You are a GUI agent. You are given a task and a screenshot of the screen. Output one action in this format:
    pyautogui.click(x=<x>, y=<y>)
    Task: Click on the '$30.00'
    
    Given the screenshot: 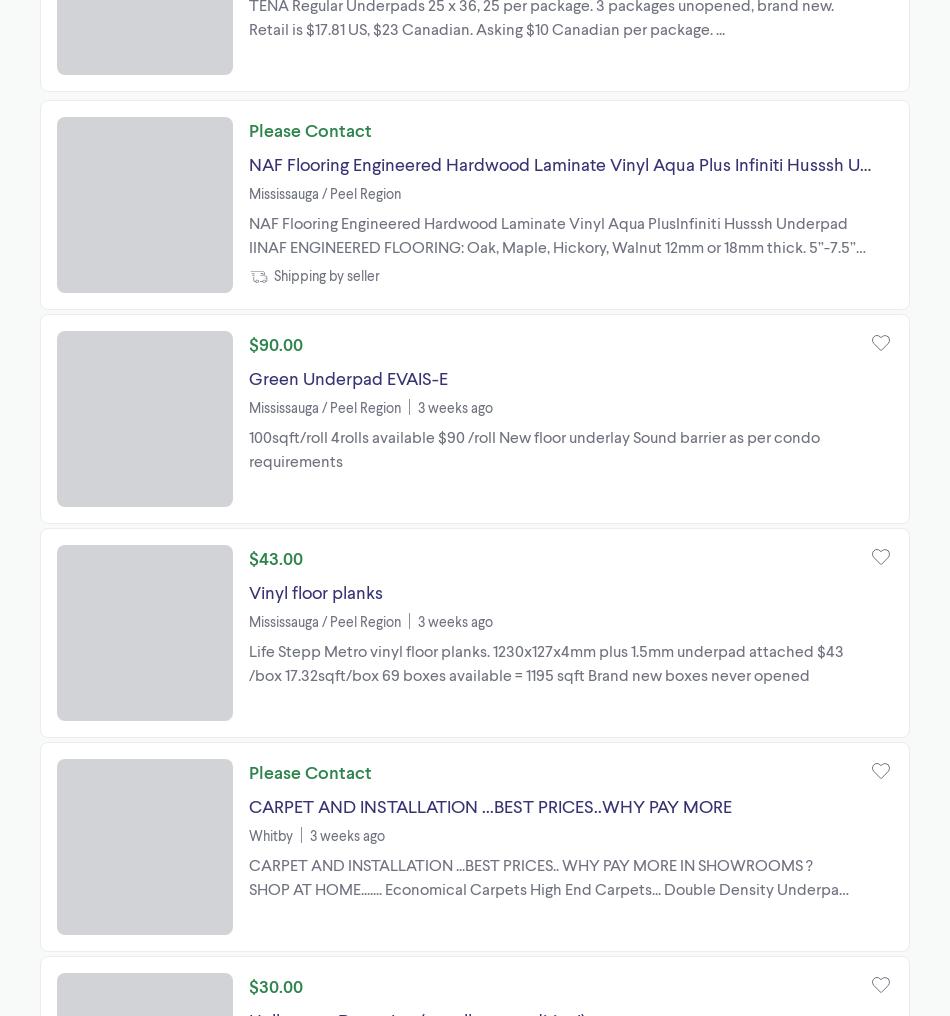 What is the action you would take?
    pyautogui.click(x=274, y=985)
    